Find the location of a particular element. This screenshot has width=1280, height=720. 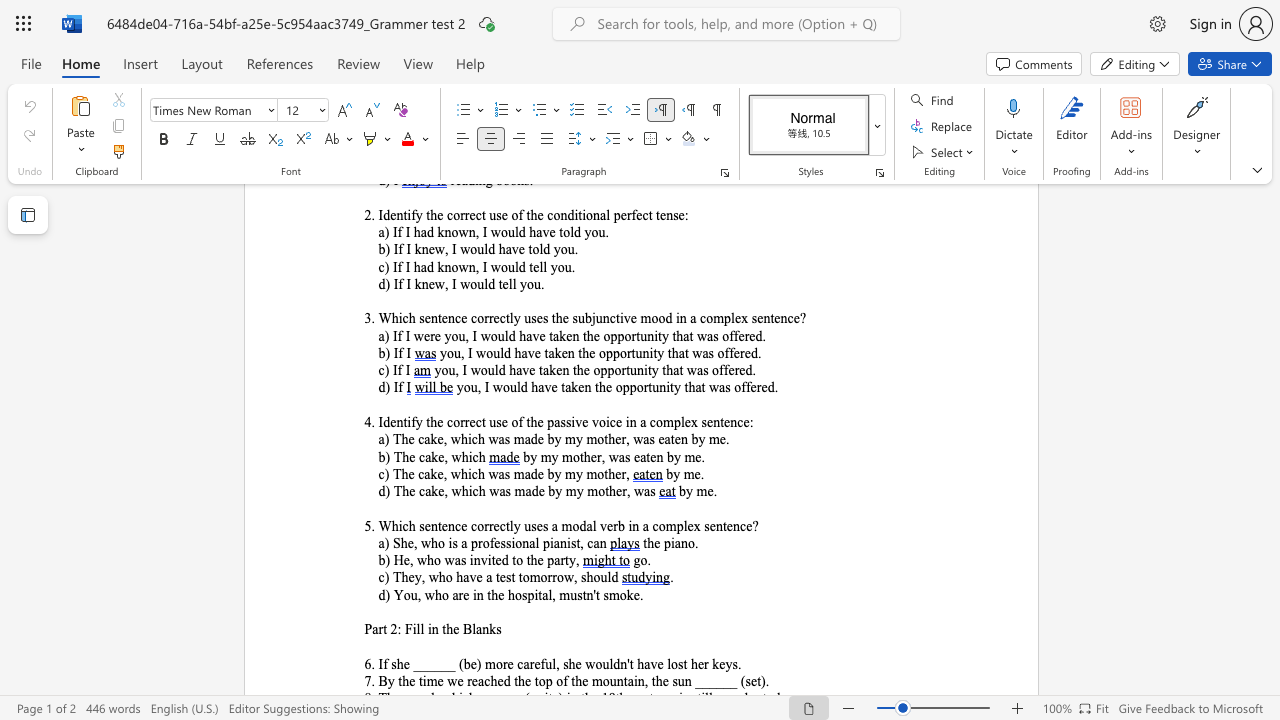

the subset text "he cake, w" within the text "c) The cake, which was made by my mother," is located at coordinates (400, 474).